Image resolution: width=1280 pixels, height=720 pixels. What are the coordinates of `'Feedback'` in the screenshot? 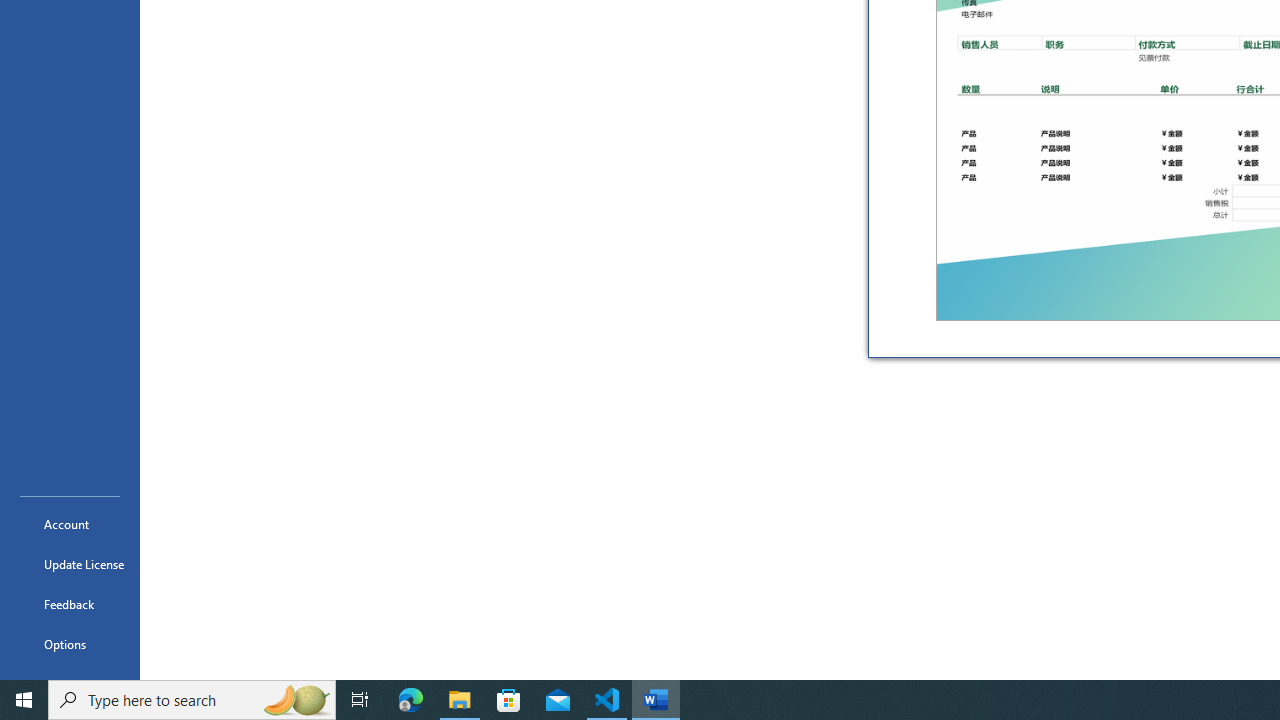 It's located at (69, 603).